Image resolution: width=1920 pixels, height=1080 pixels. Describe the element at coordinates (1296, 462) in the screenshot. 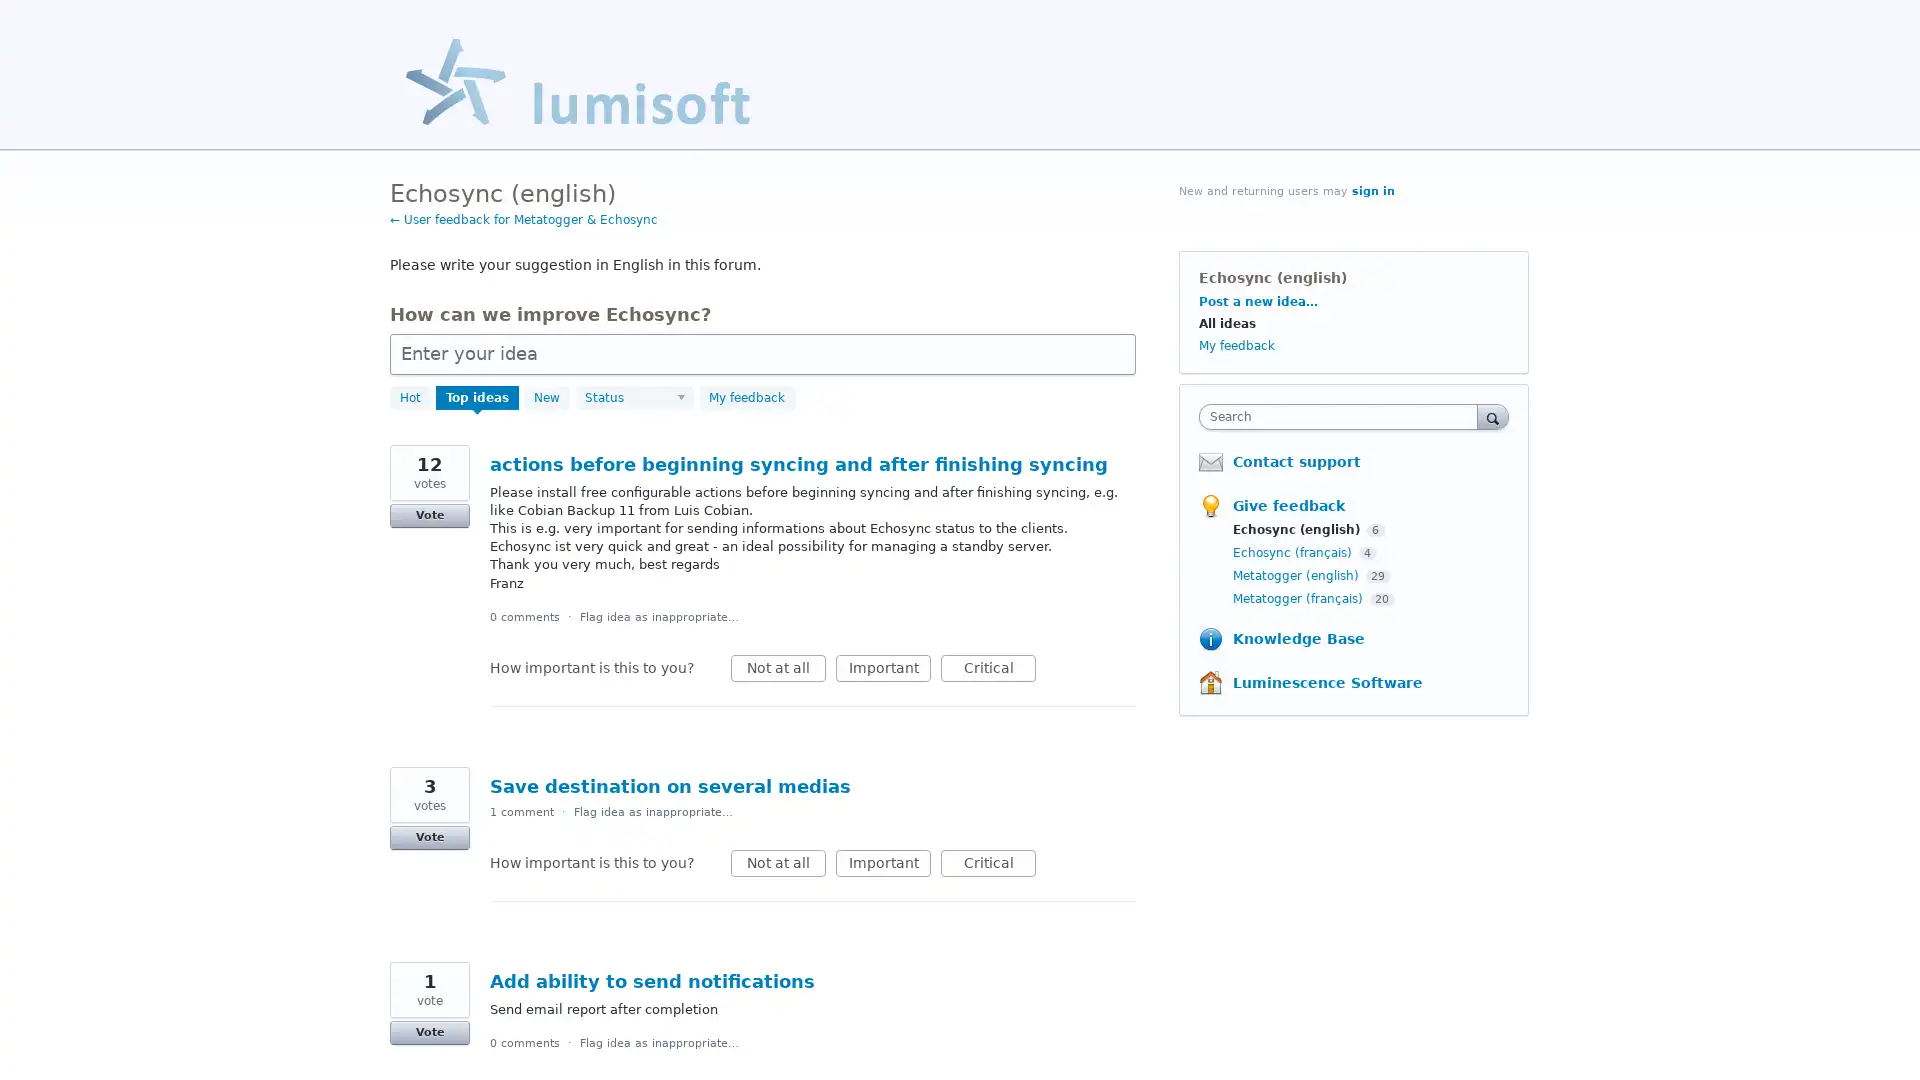

I see `Contact support` at that location.